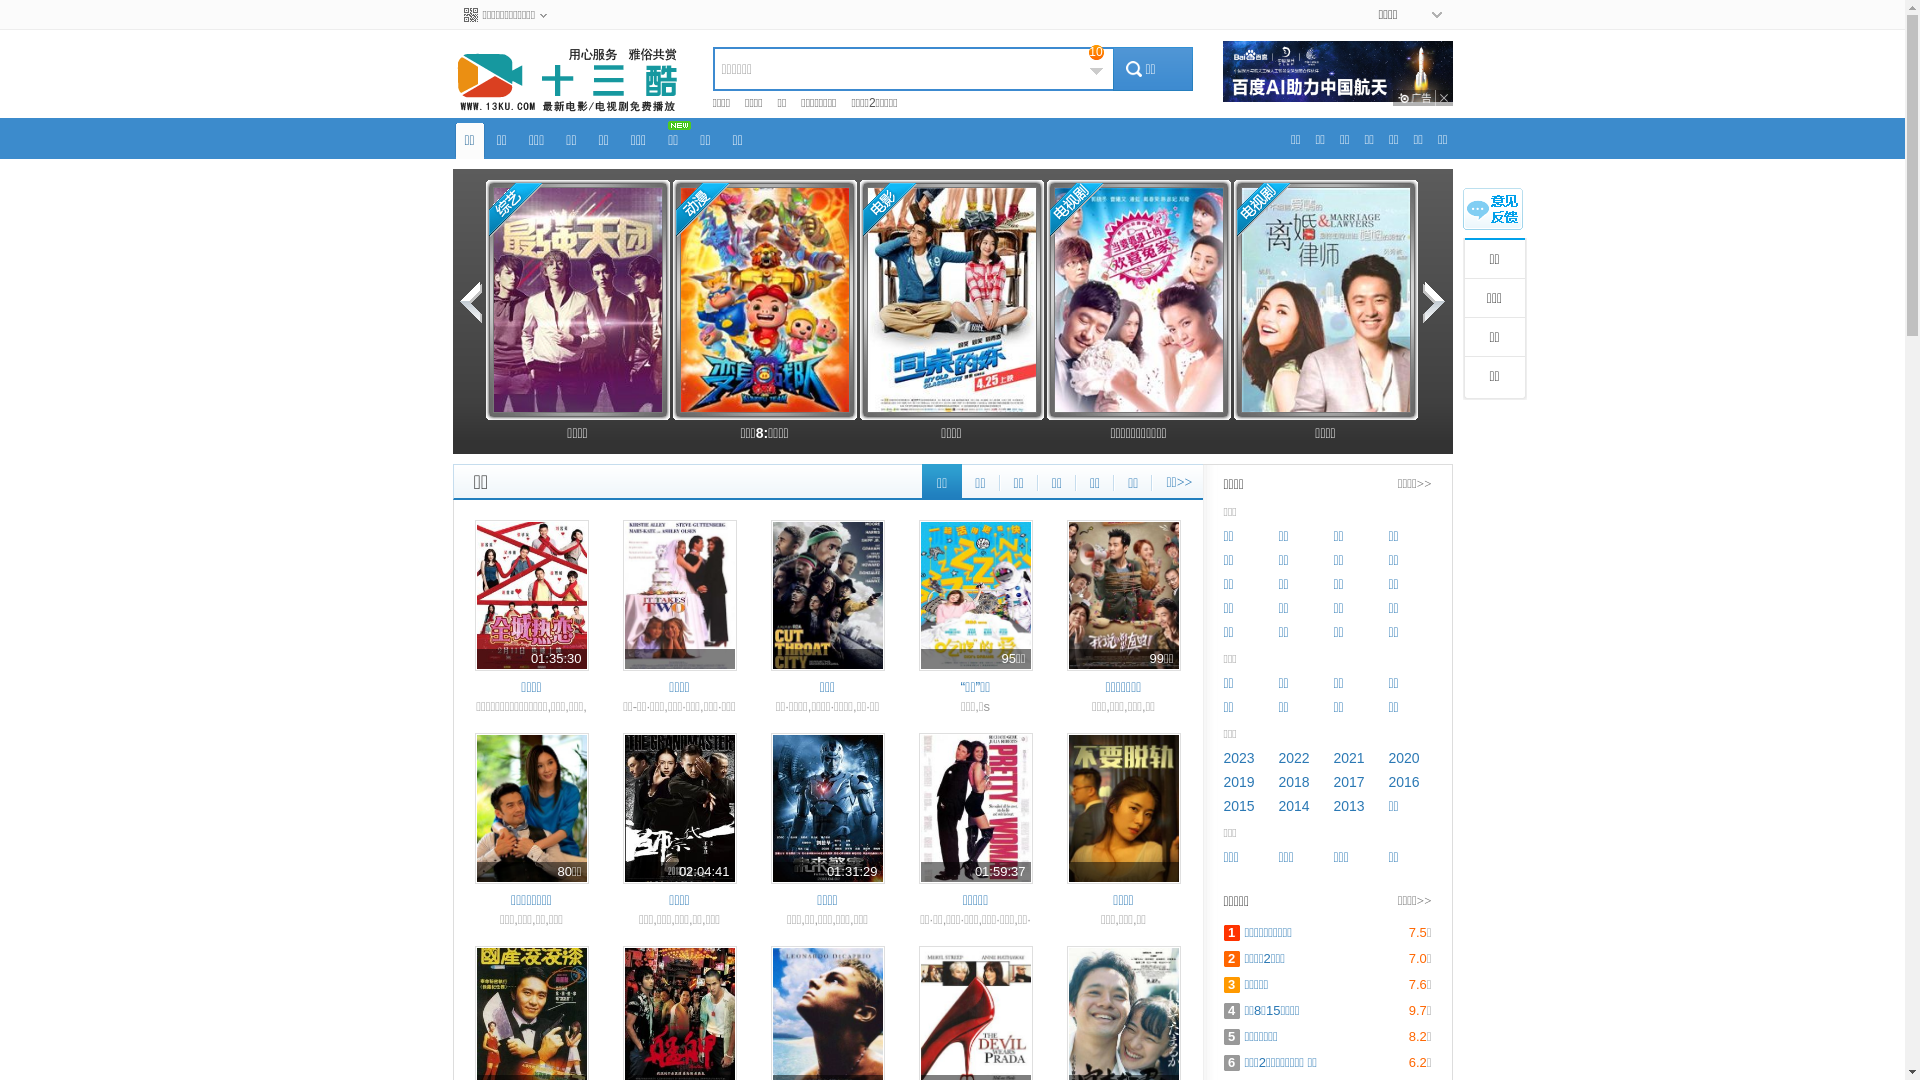 The width and height of the screenshot is (1920, 1080). Describe the element at coordinates (1349, 781) in the screenshot. I see `'2017'` at that location.